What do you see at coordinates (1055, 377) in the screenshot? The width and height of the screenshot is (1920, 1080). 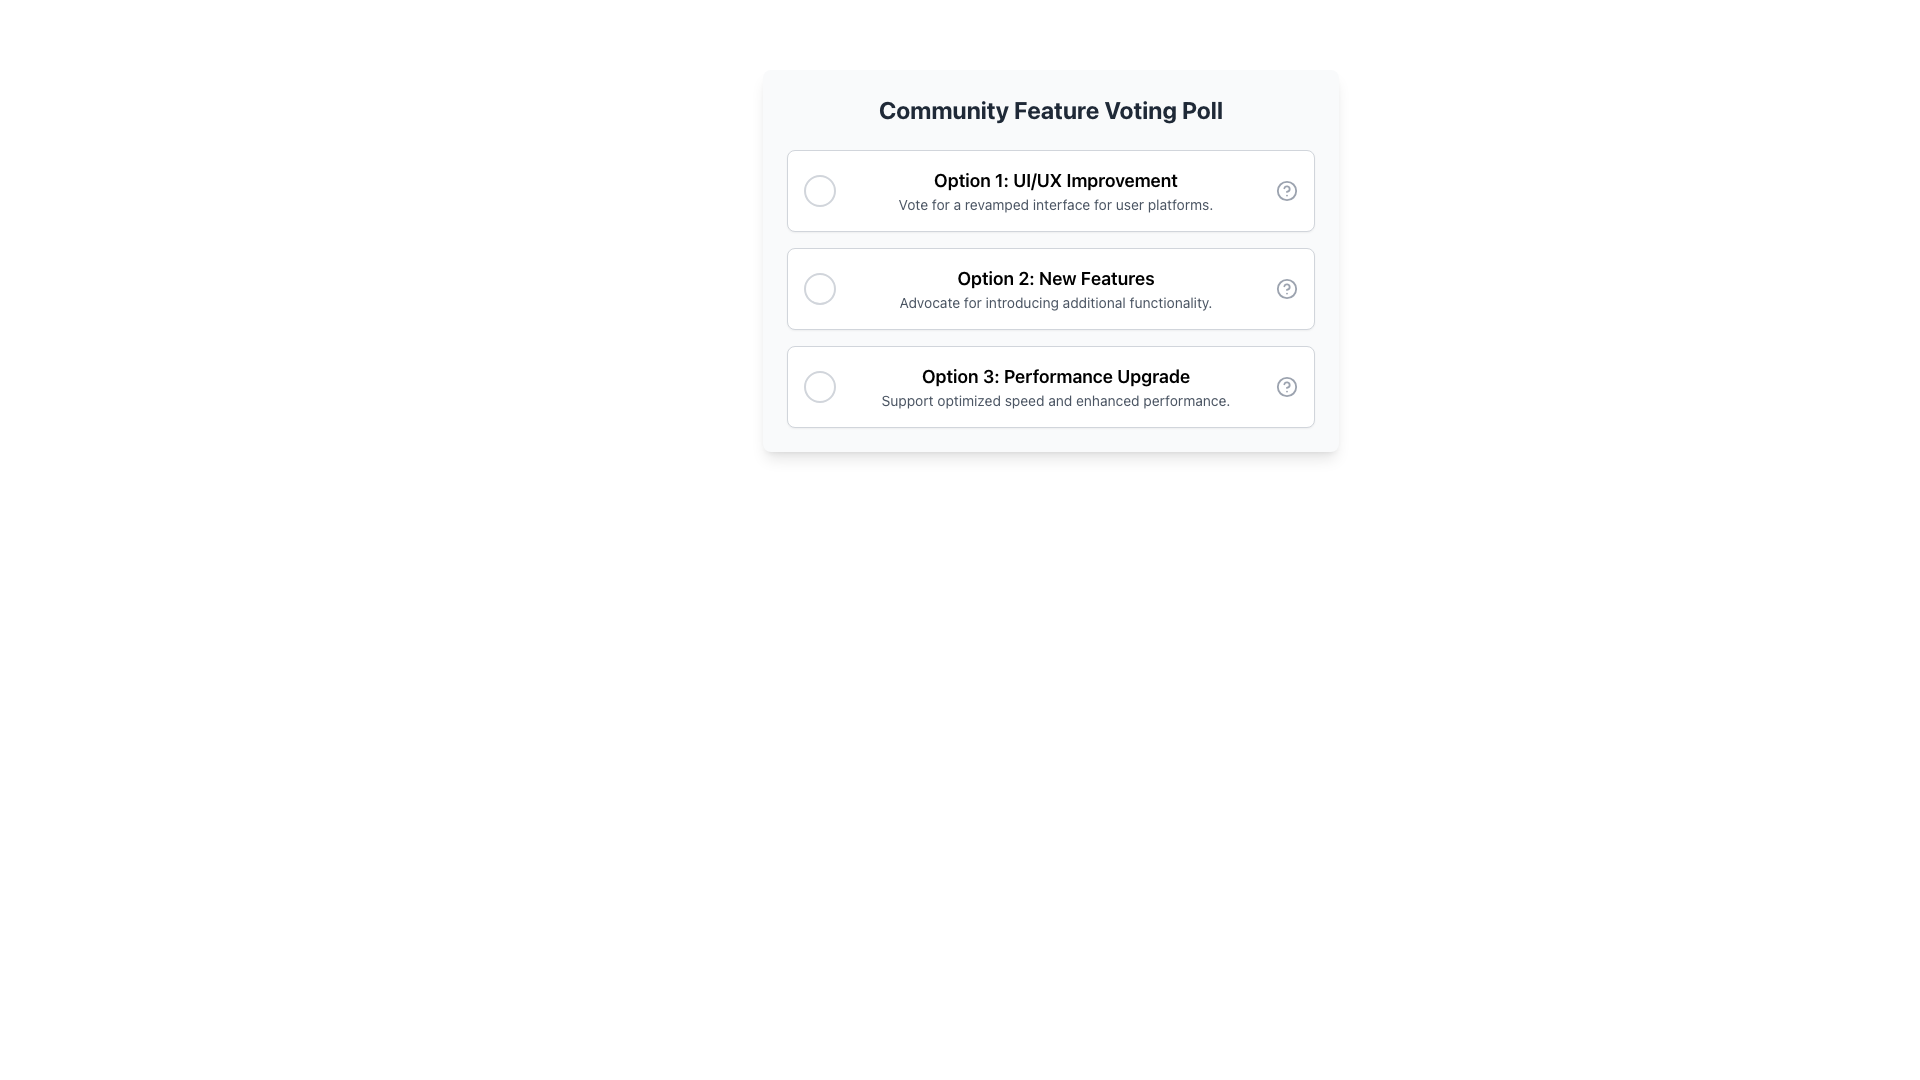 I see `the text label that serves as the title for the third voting poll option, which is located below 'Option 2: New Features' and above 'Support optimized speed and enhanced performance.'` at bounding box center [1055, 377].